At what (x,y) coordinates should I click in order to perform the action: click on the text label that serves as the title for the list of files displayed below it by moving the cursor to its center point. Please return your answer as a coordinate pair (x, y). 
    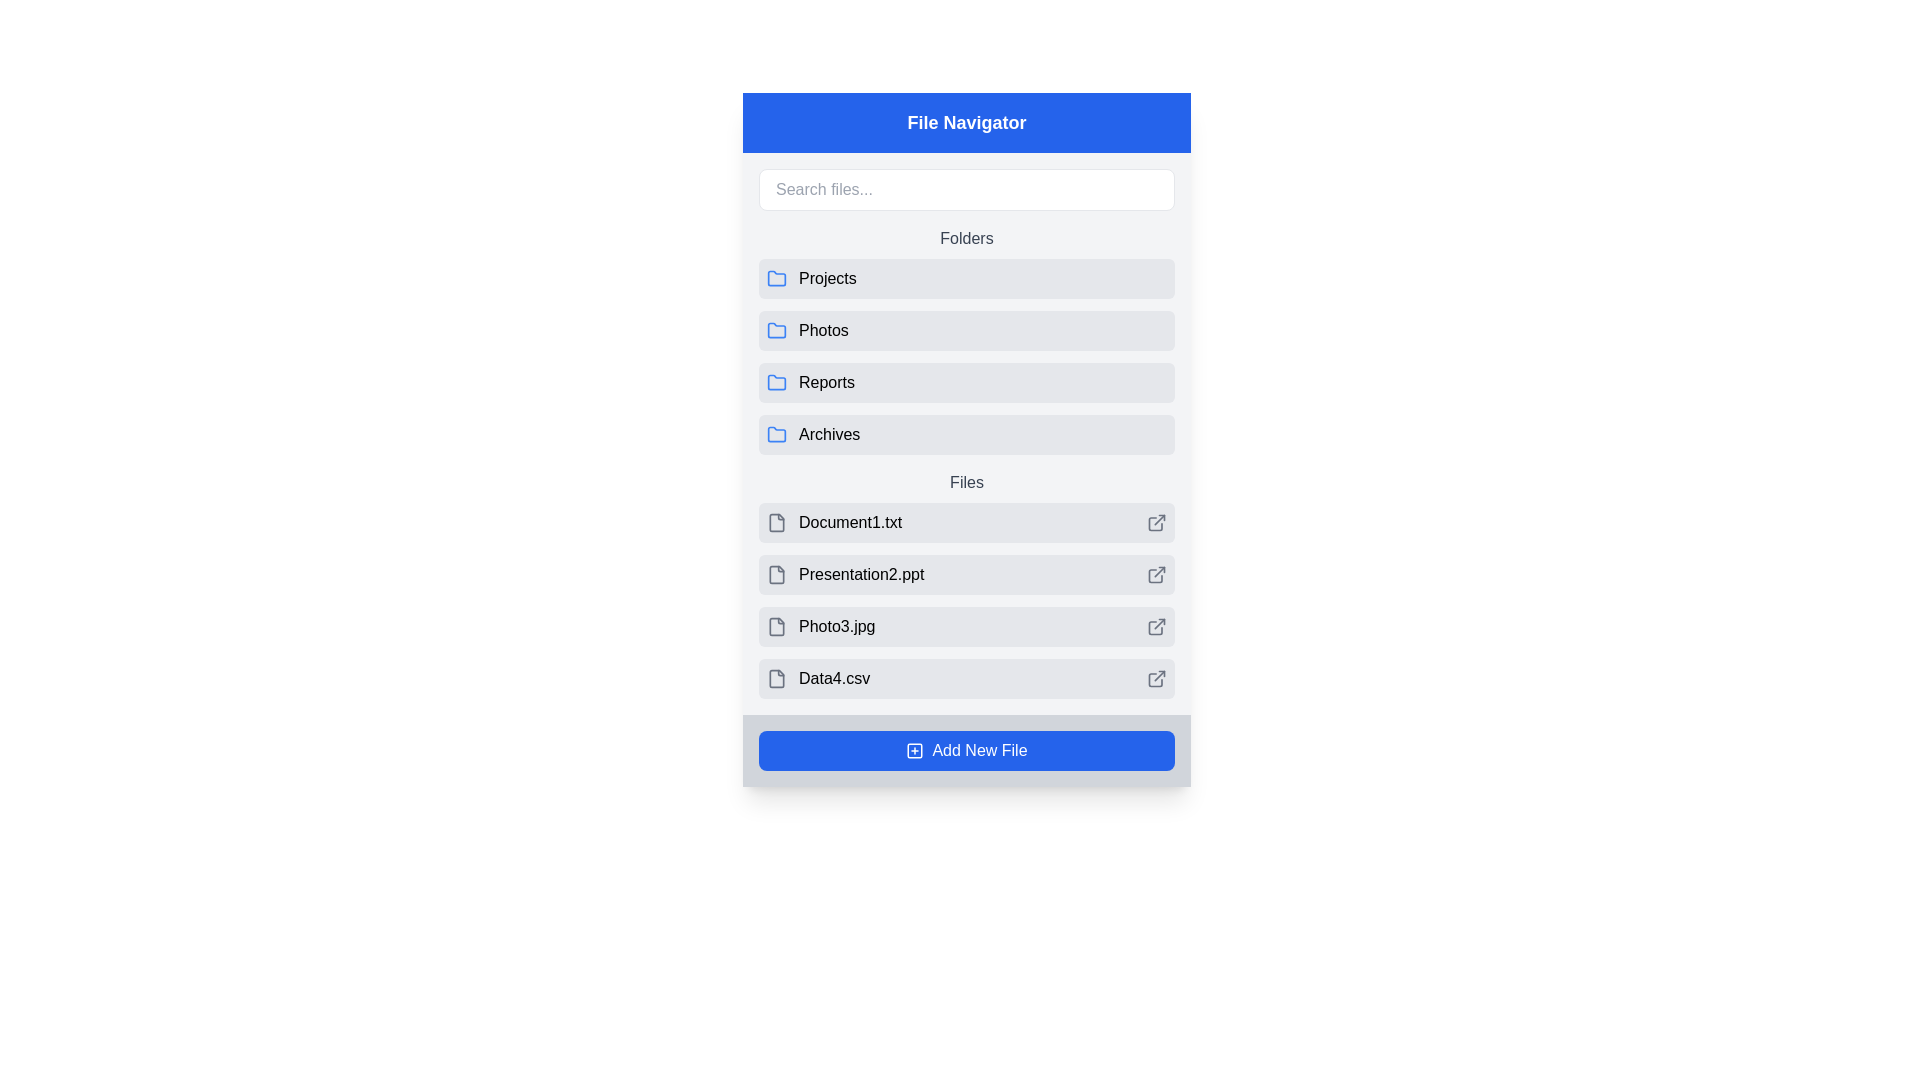
    Looking at the image, I should click on (966, 482).